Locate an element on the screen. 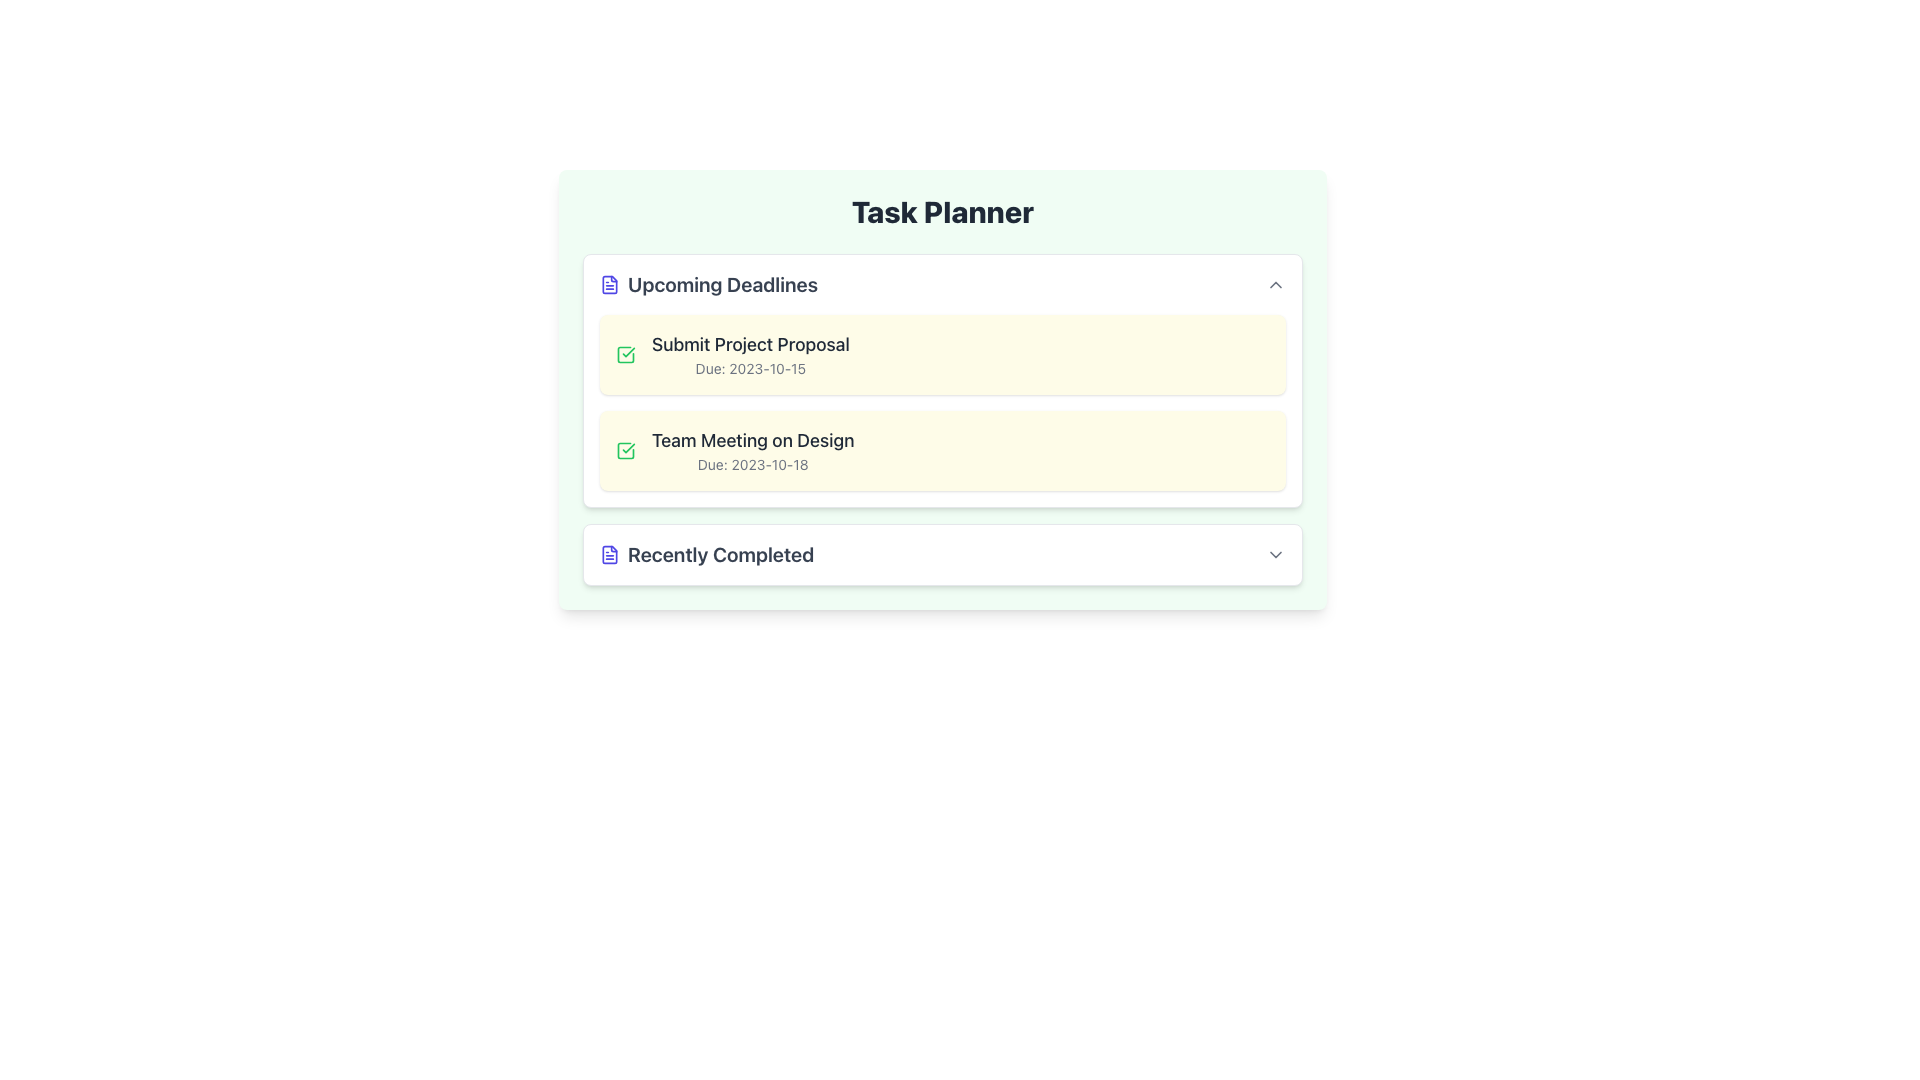 This screenshot has width=1920, height=1080. the first task card in the 'Upcoming Deadlines' list, which contains a title and a due date, located just above the 'Team Meeting on Design' card is located at coordinates (941, 353).